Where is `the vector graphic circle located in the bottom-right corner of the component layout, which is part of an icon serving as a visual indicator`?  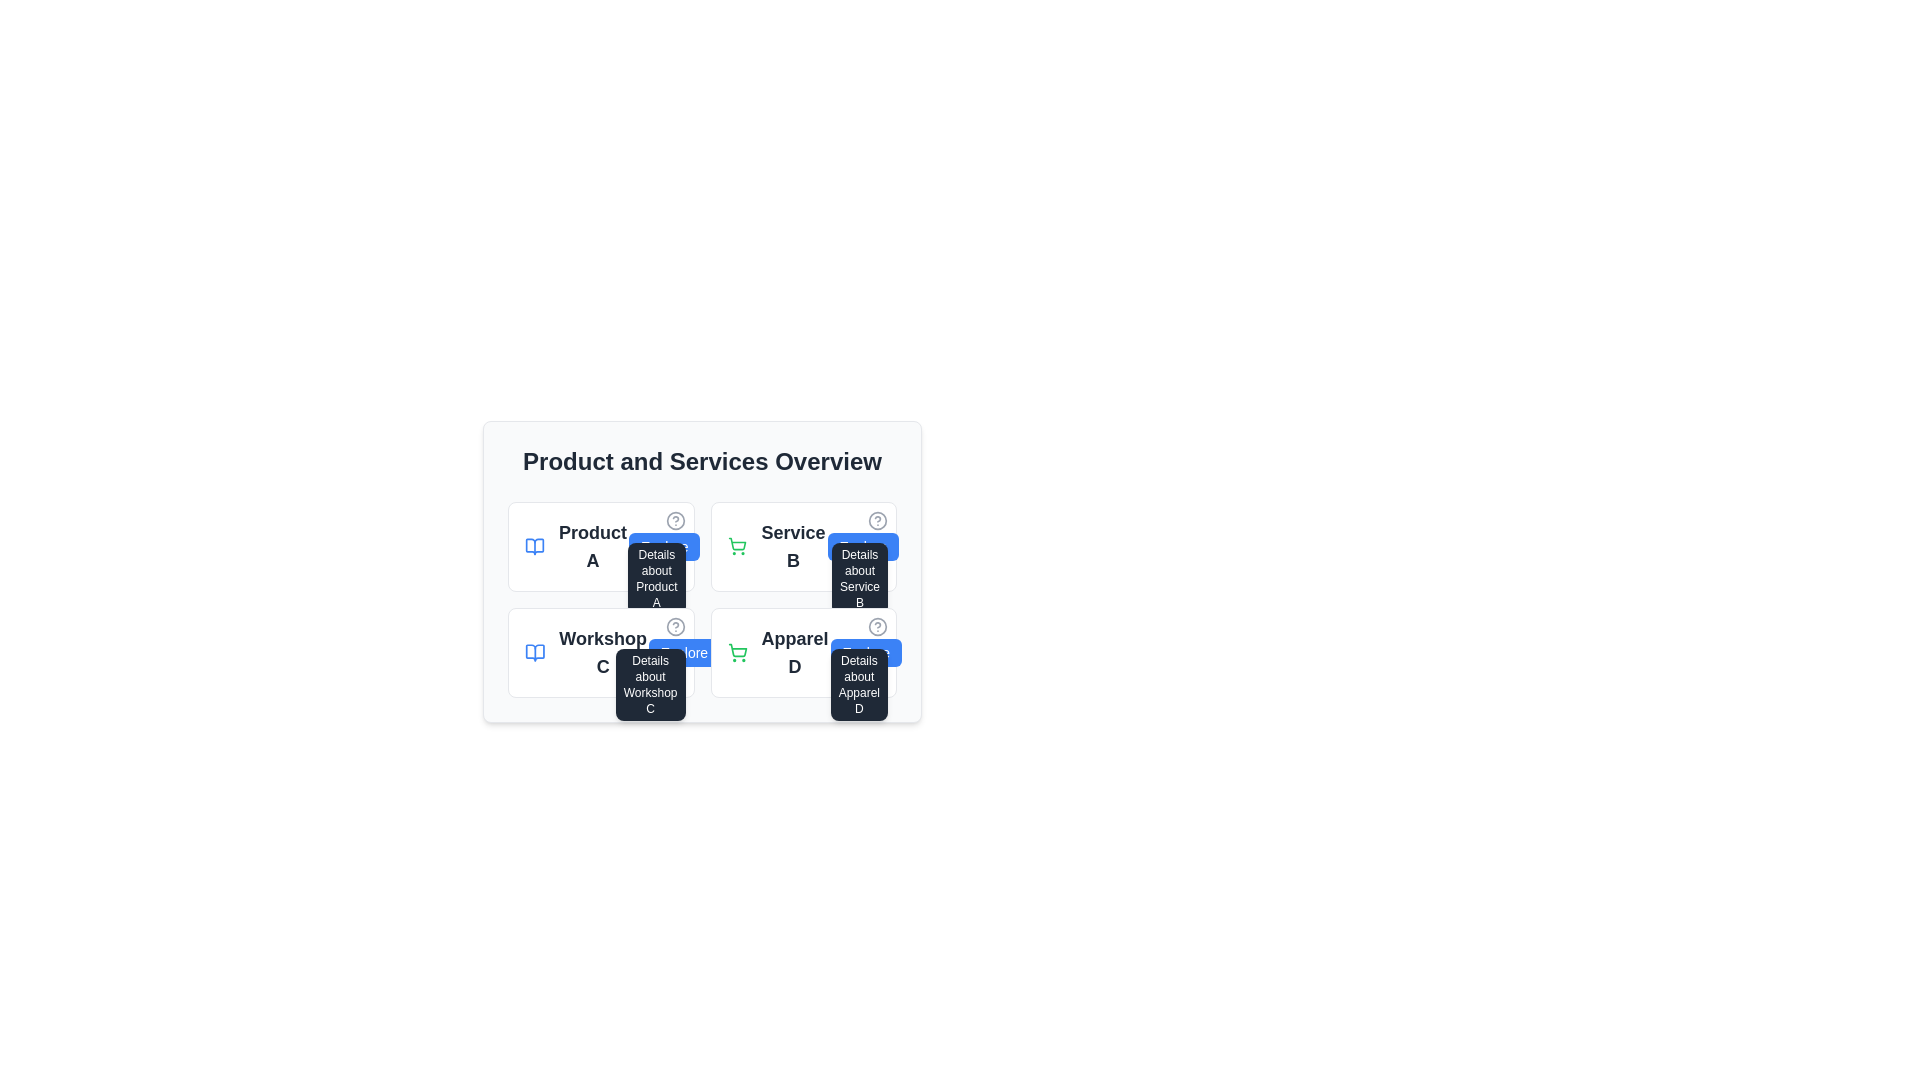
the vector graphic circle located in the bottom-right corner of the component layout, which is part of an icon serving as a visual indicator is located at coordinates (878, 626).